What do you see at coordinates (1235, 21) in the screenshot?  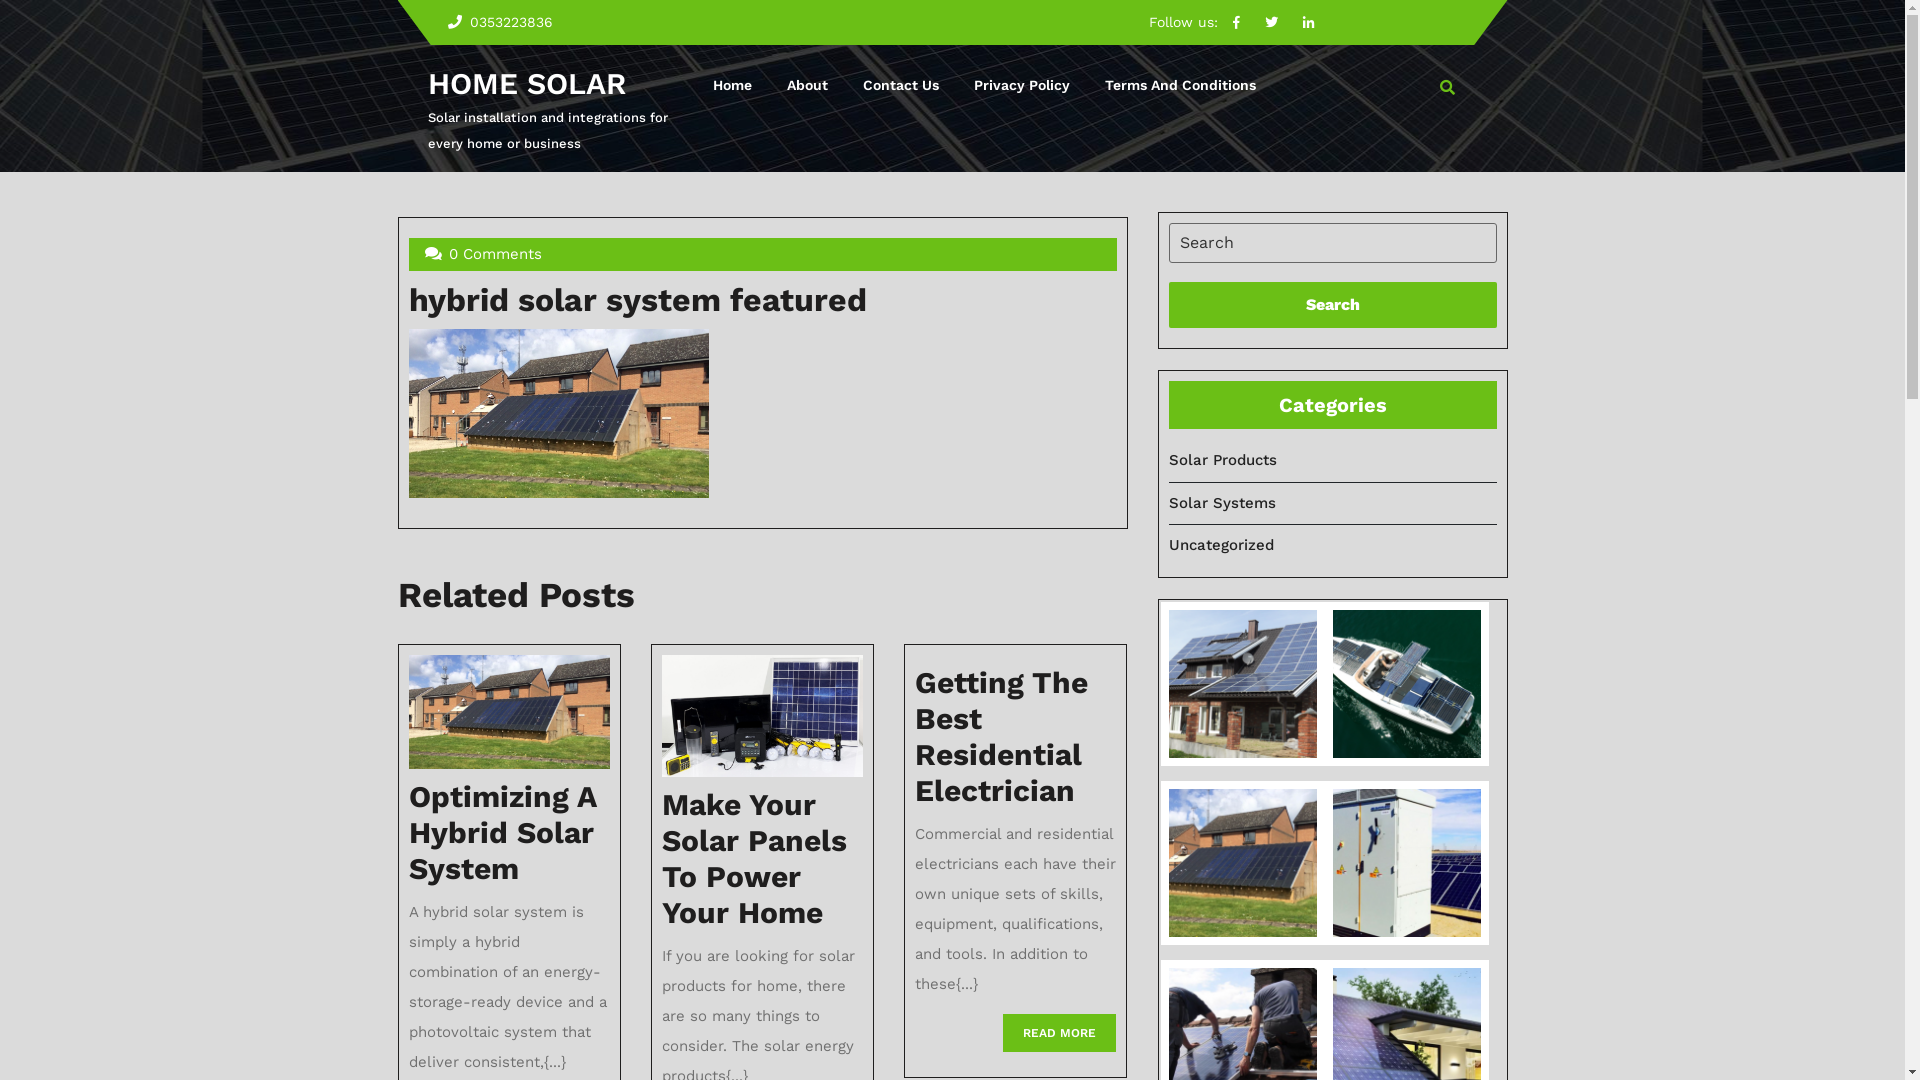 I see `'Facebook'` at bounding box center [1235, 21].